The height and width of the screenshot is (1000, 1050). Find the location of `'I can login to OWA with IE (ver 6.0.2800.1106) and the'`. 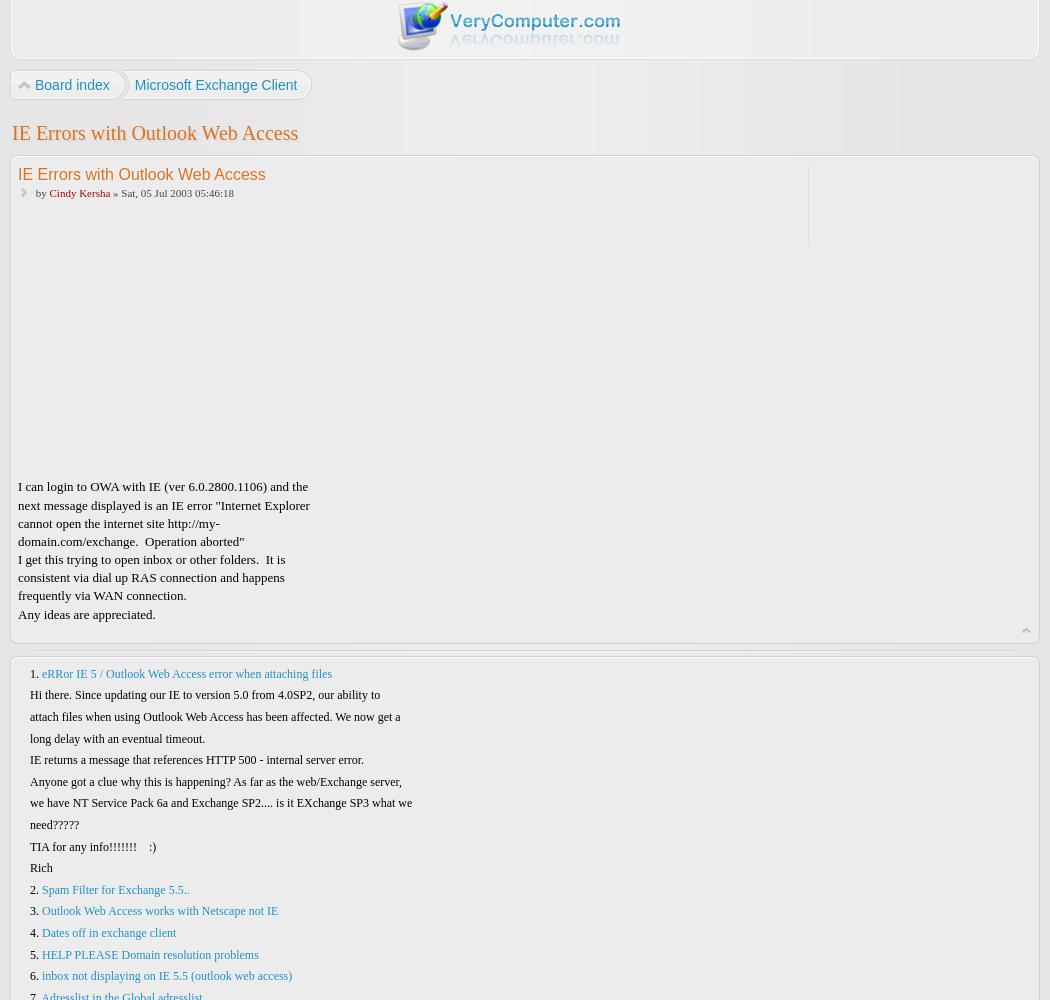

'I can login to OWA with IE (ver 6.0.2800.1106) and the' is located at coordinates (162, 485).